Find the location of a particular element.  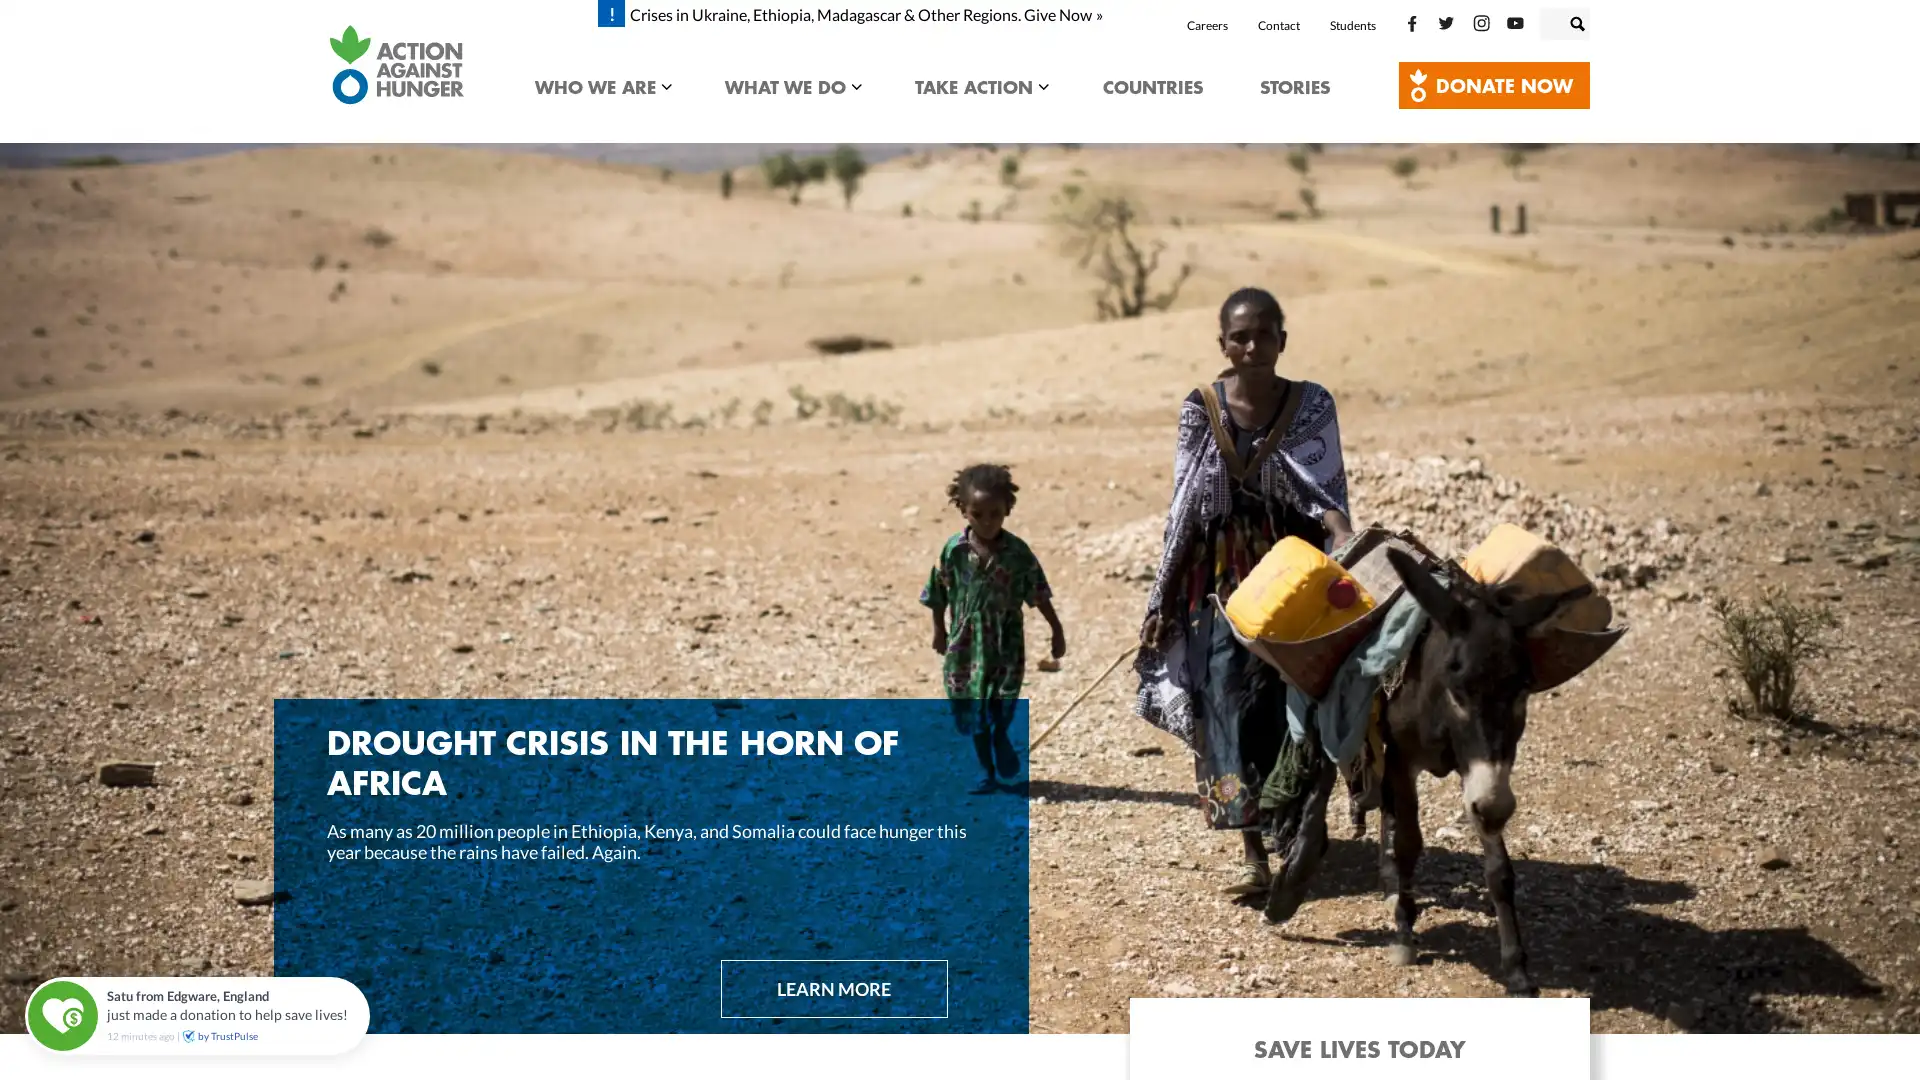

Click Me is located at coordinates (1494, 84).